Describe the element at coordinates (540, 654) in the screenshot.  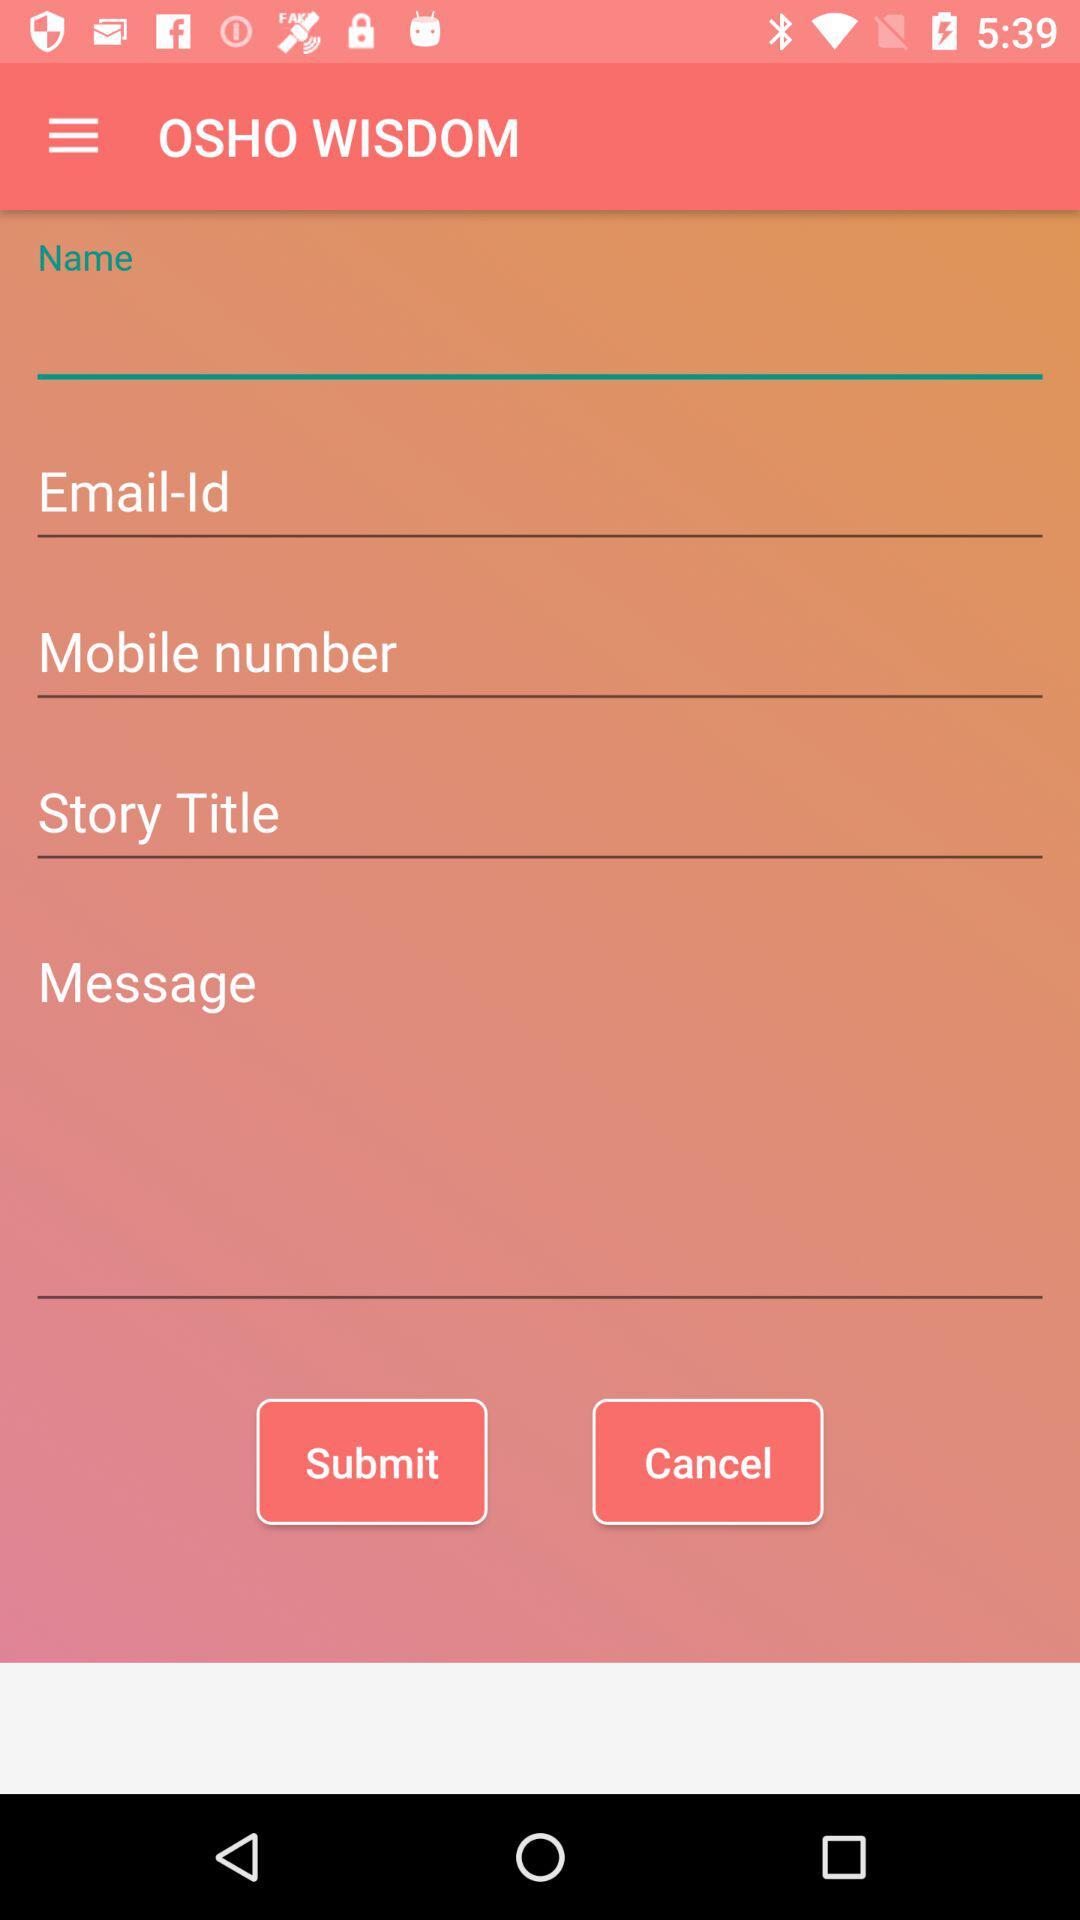
I see `mobile number` at that location.